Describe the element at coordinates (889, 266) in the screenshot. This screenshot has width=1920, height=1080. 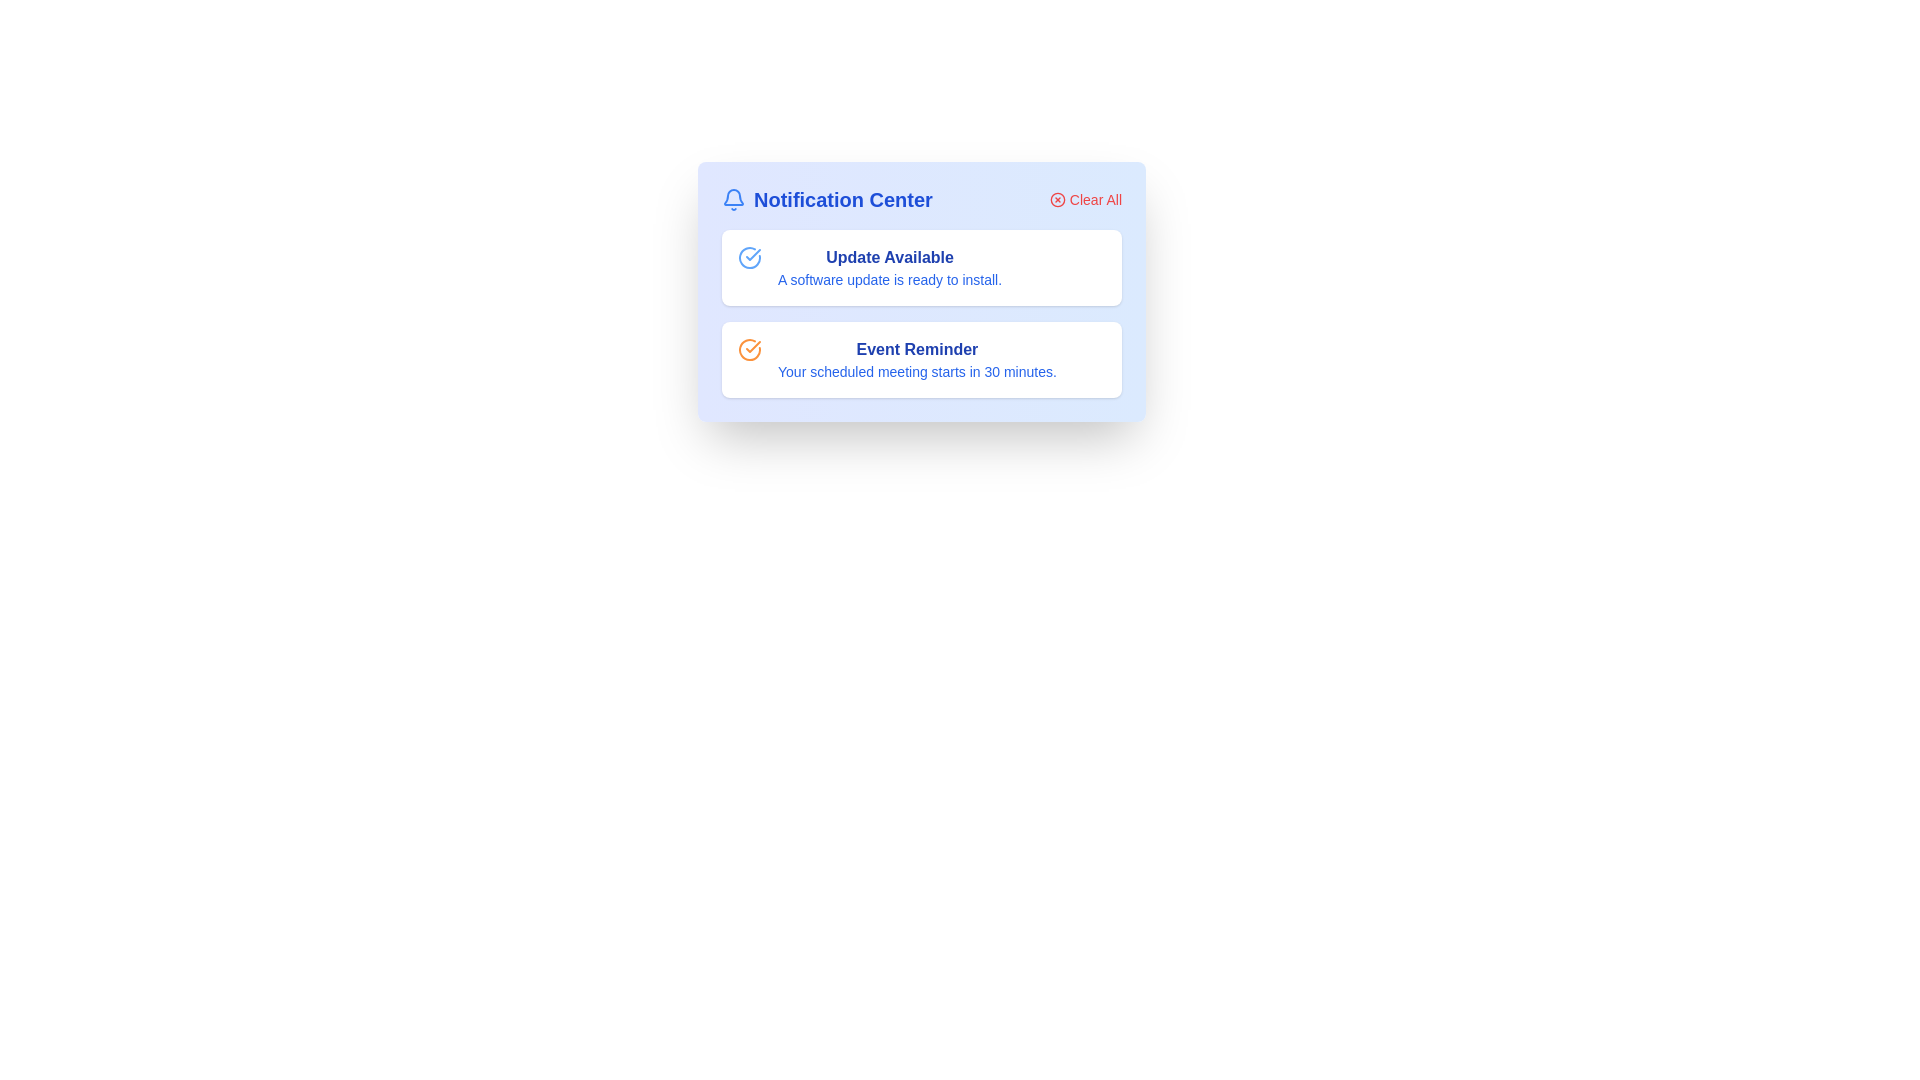
I see `notification text displayed in the Informational Text Block located in the Notification Center, which provides information about an available software update` at that location.